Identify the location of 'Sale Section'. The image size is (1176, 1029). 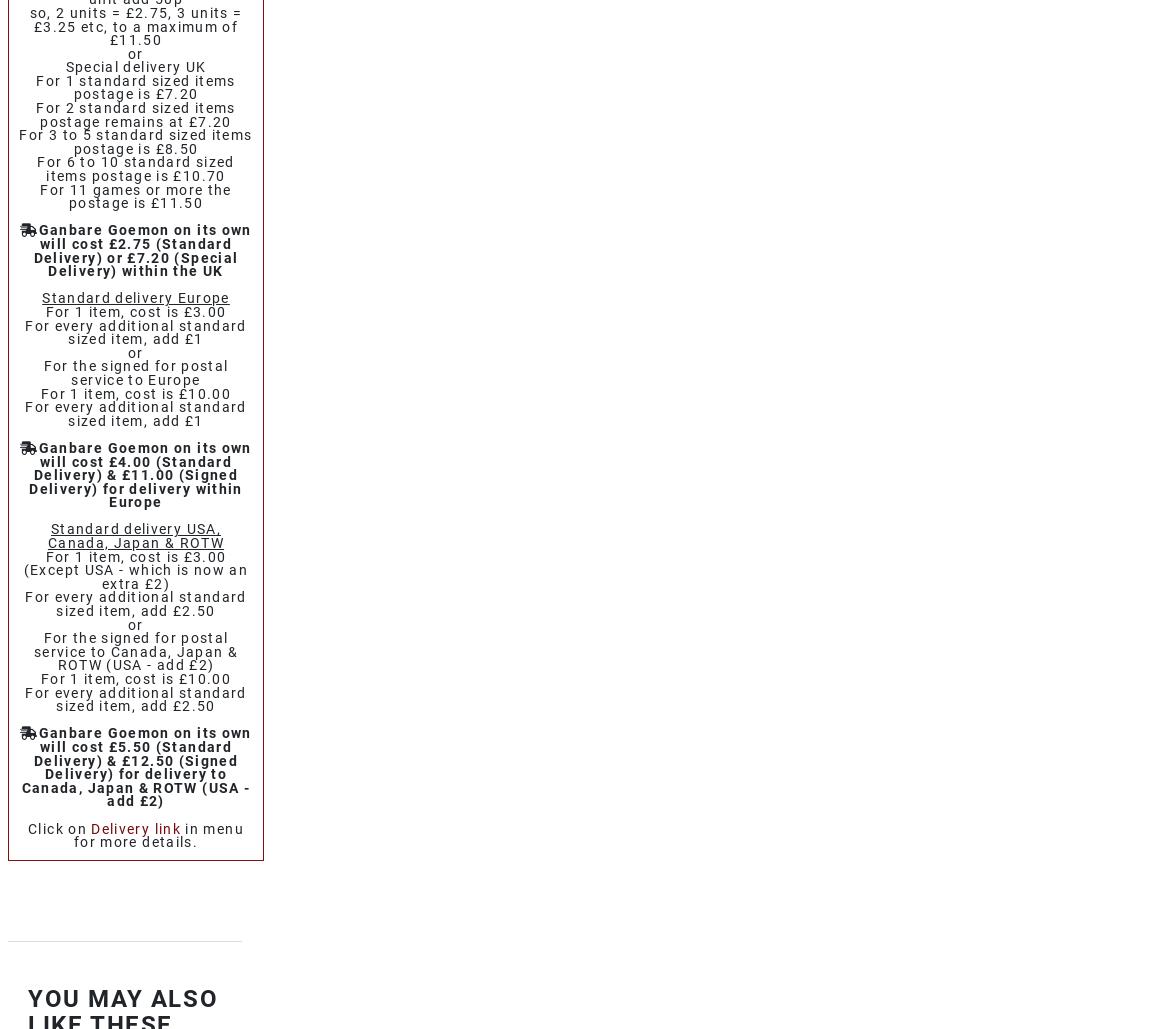
(109, 270).